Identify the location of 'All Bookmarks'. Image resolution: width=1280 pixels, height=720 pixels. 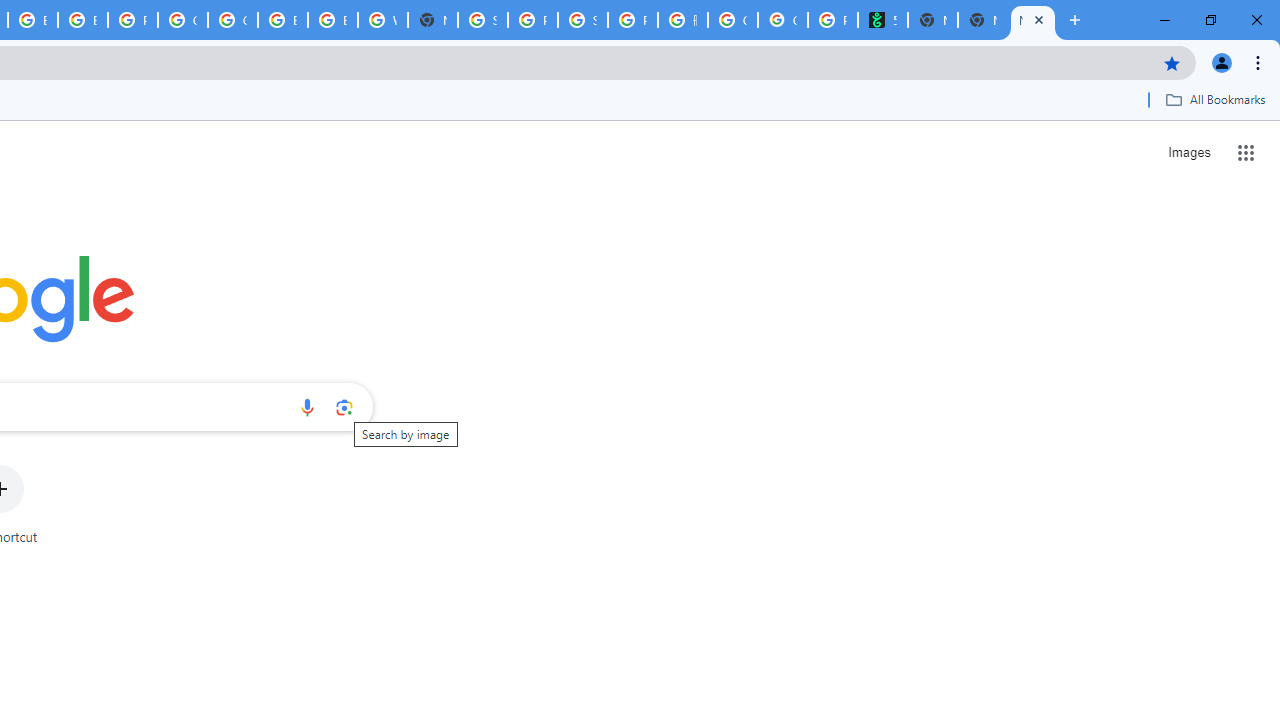
(1214, 99).